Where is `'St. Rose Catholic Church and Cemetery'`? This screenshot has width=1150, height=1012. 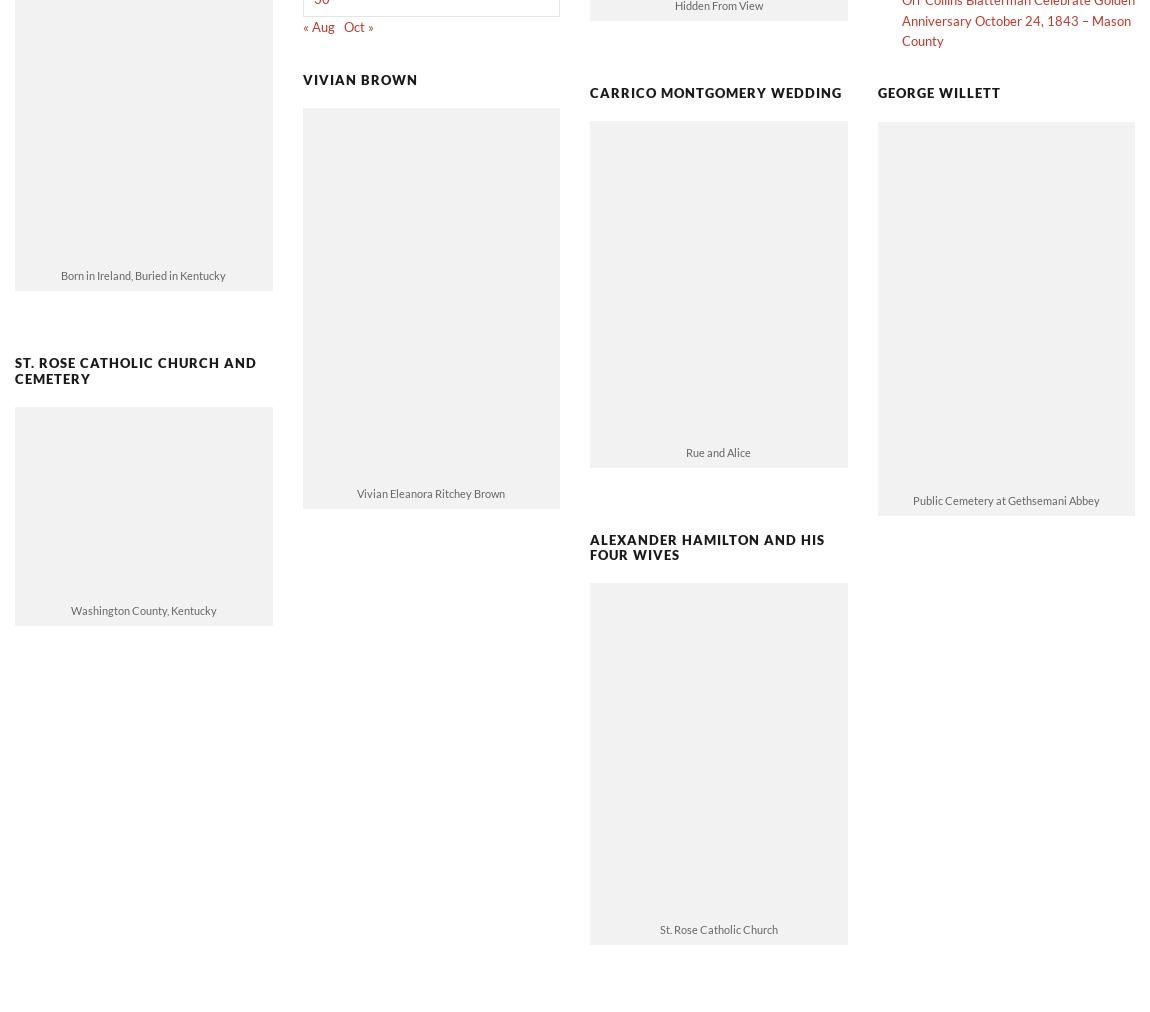 'St. Rose Catholic Church and Cemetery' is located at coordinates (13, 336).